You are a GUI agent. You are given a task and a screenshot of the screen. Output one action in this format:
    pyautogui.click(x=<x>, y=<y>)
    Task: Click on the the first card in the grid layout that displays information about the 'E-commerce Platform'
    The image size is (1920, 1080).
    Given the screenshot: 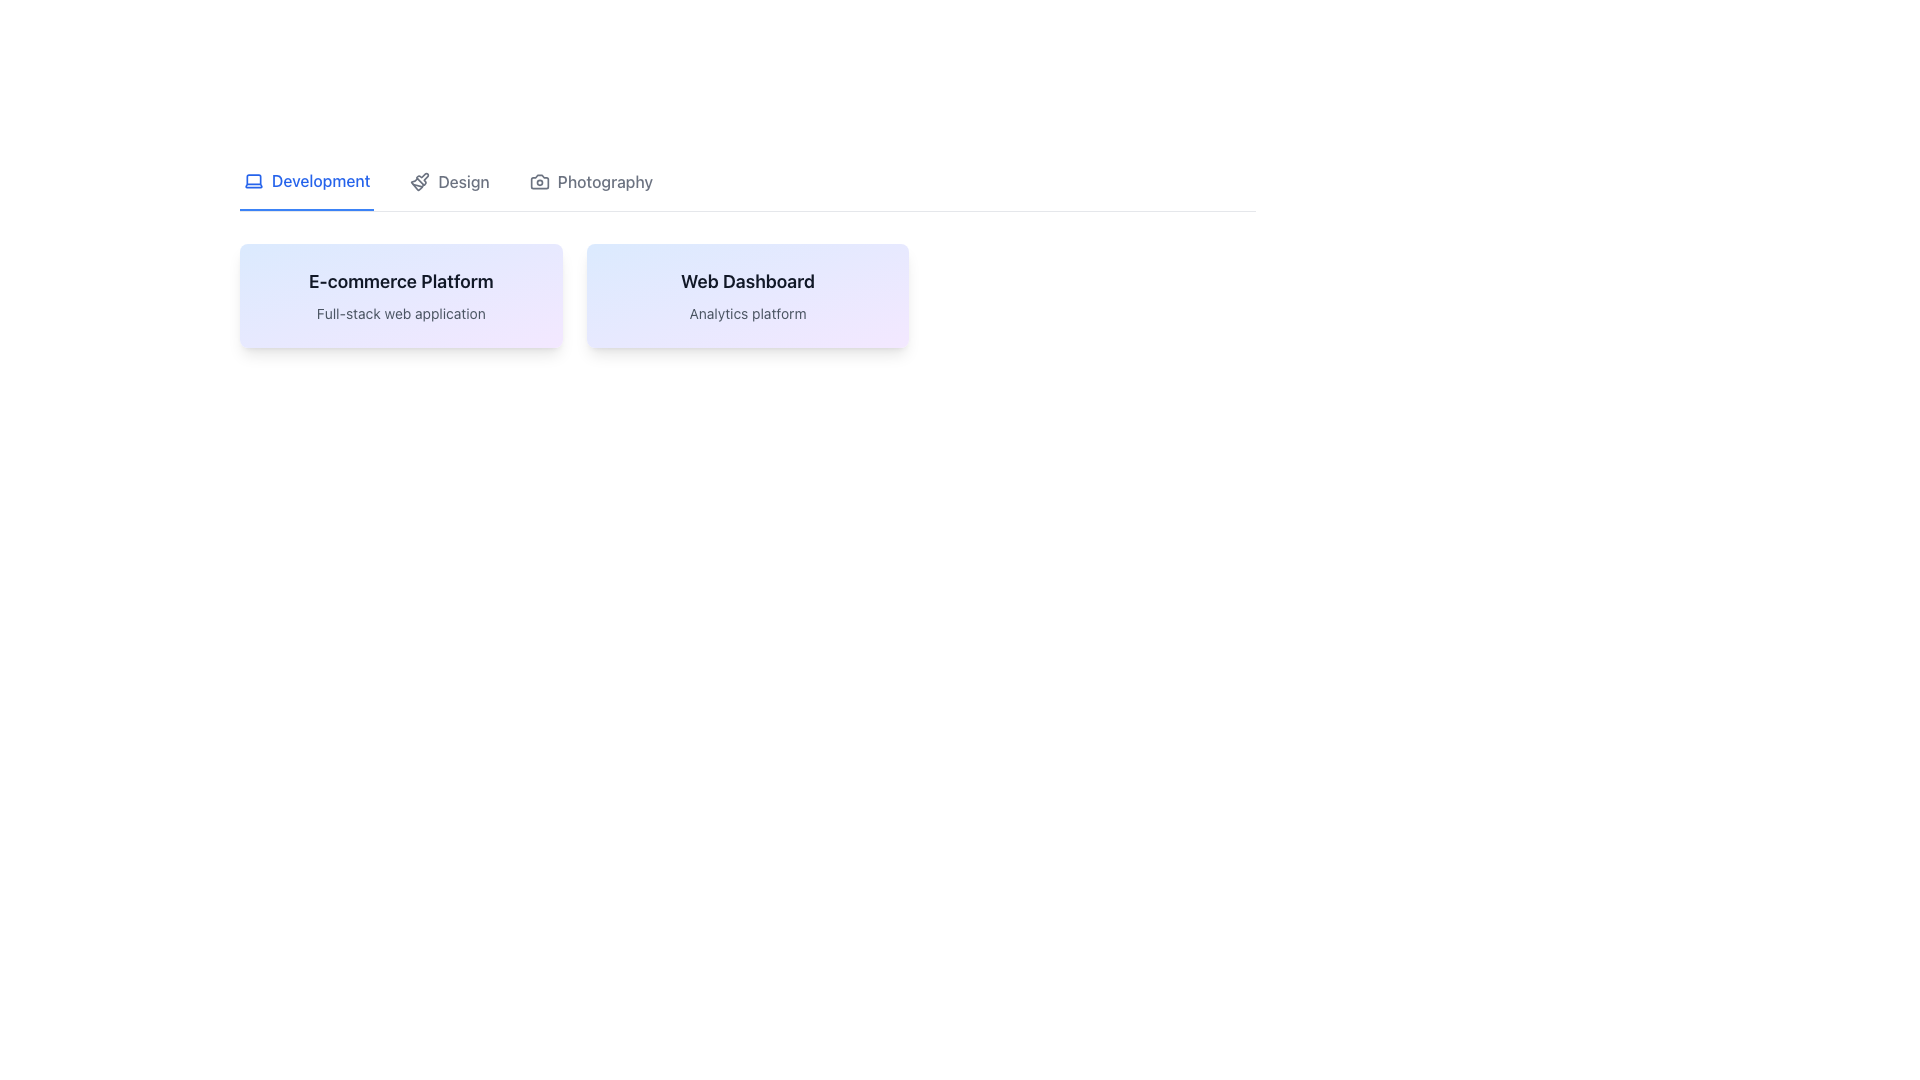 What is the action you would take?
    pyautogui.click(x=400, y=296)
    